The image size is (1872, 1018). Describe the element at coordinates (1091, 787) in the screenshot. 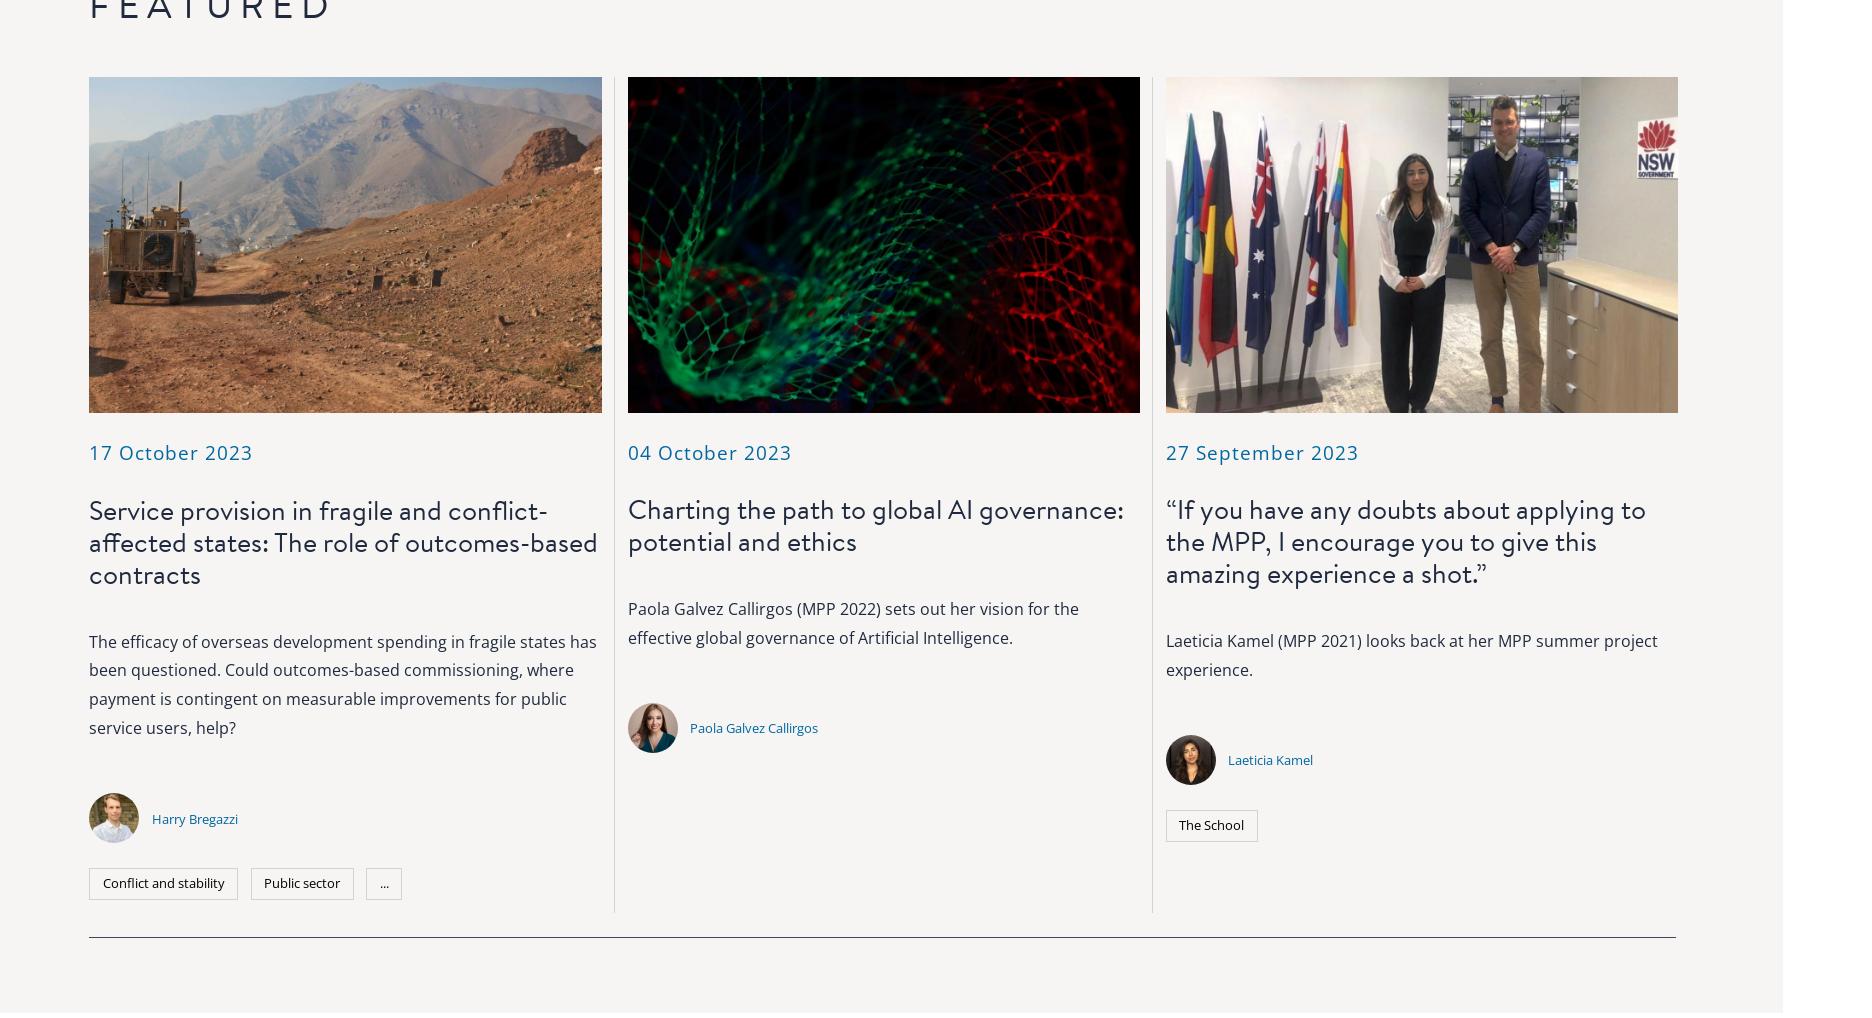

I see `'Contact us'` at that location.